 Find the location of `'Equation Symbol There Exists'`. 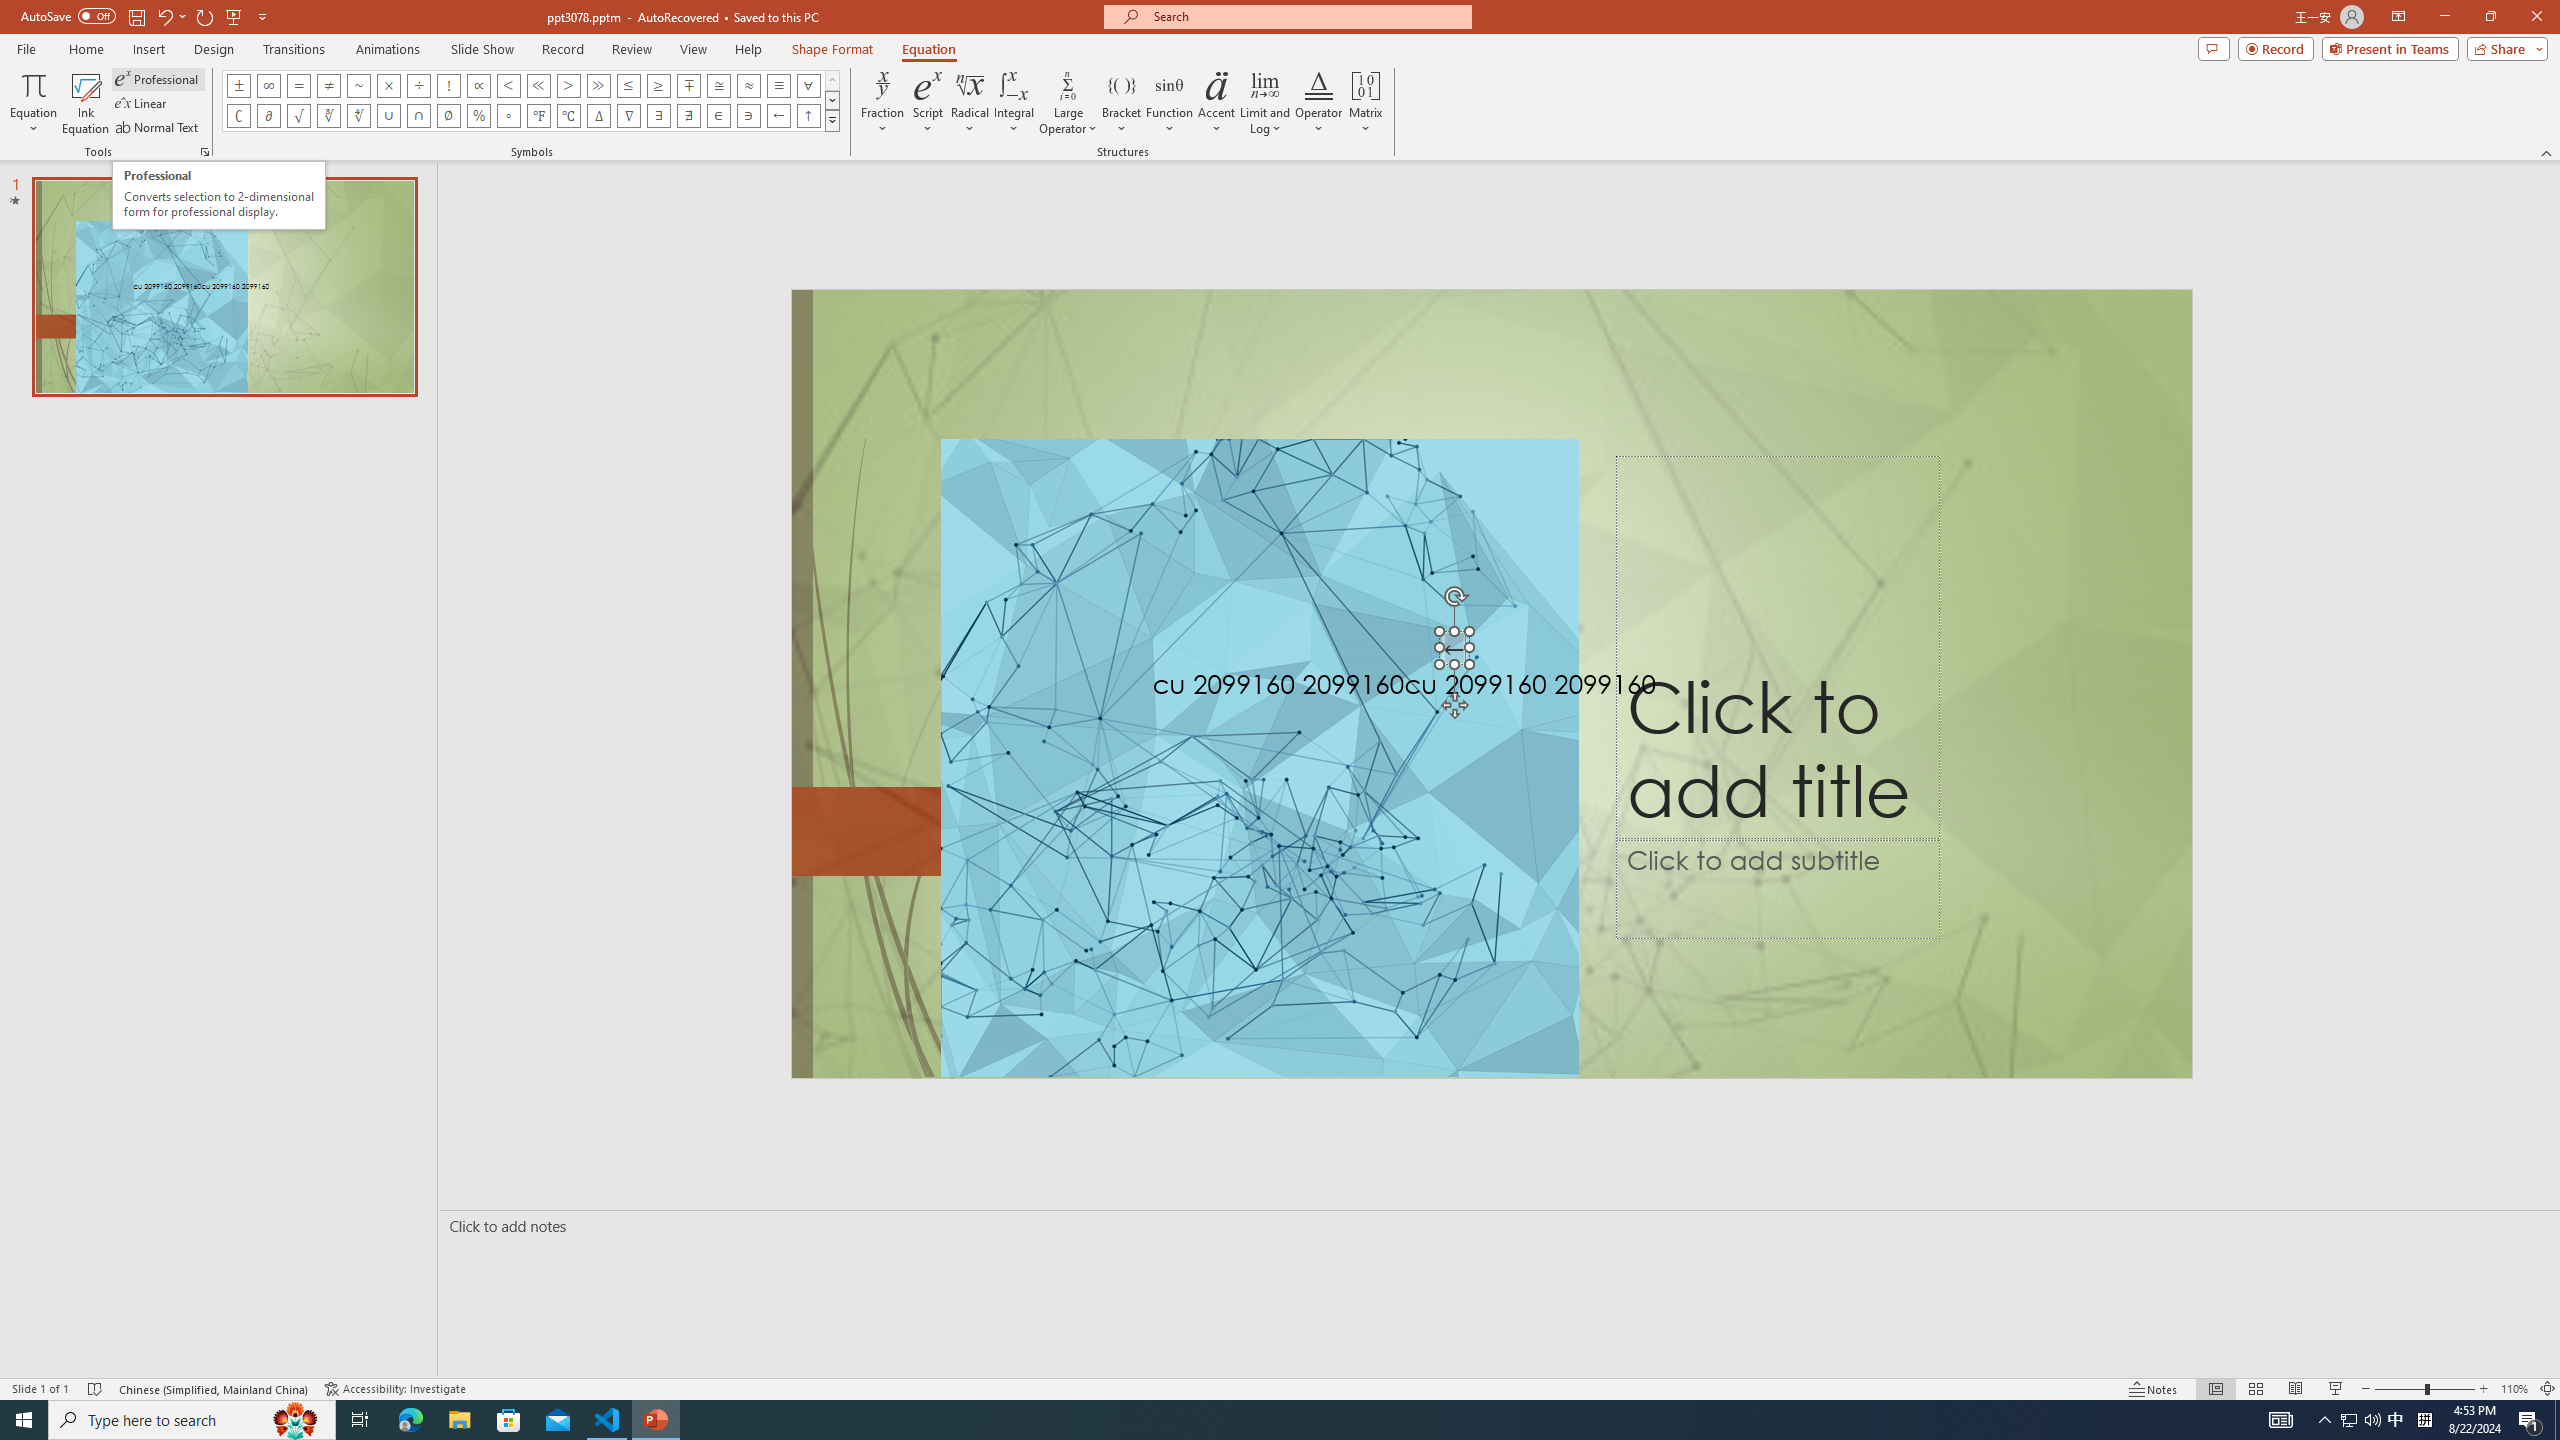

'Equation Symbol There Exists' is located at coordinates (659, 114).